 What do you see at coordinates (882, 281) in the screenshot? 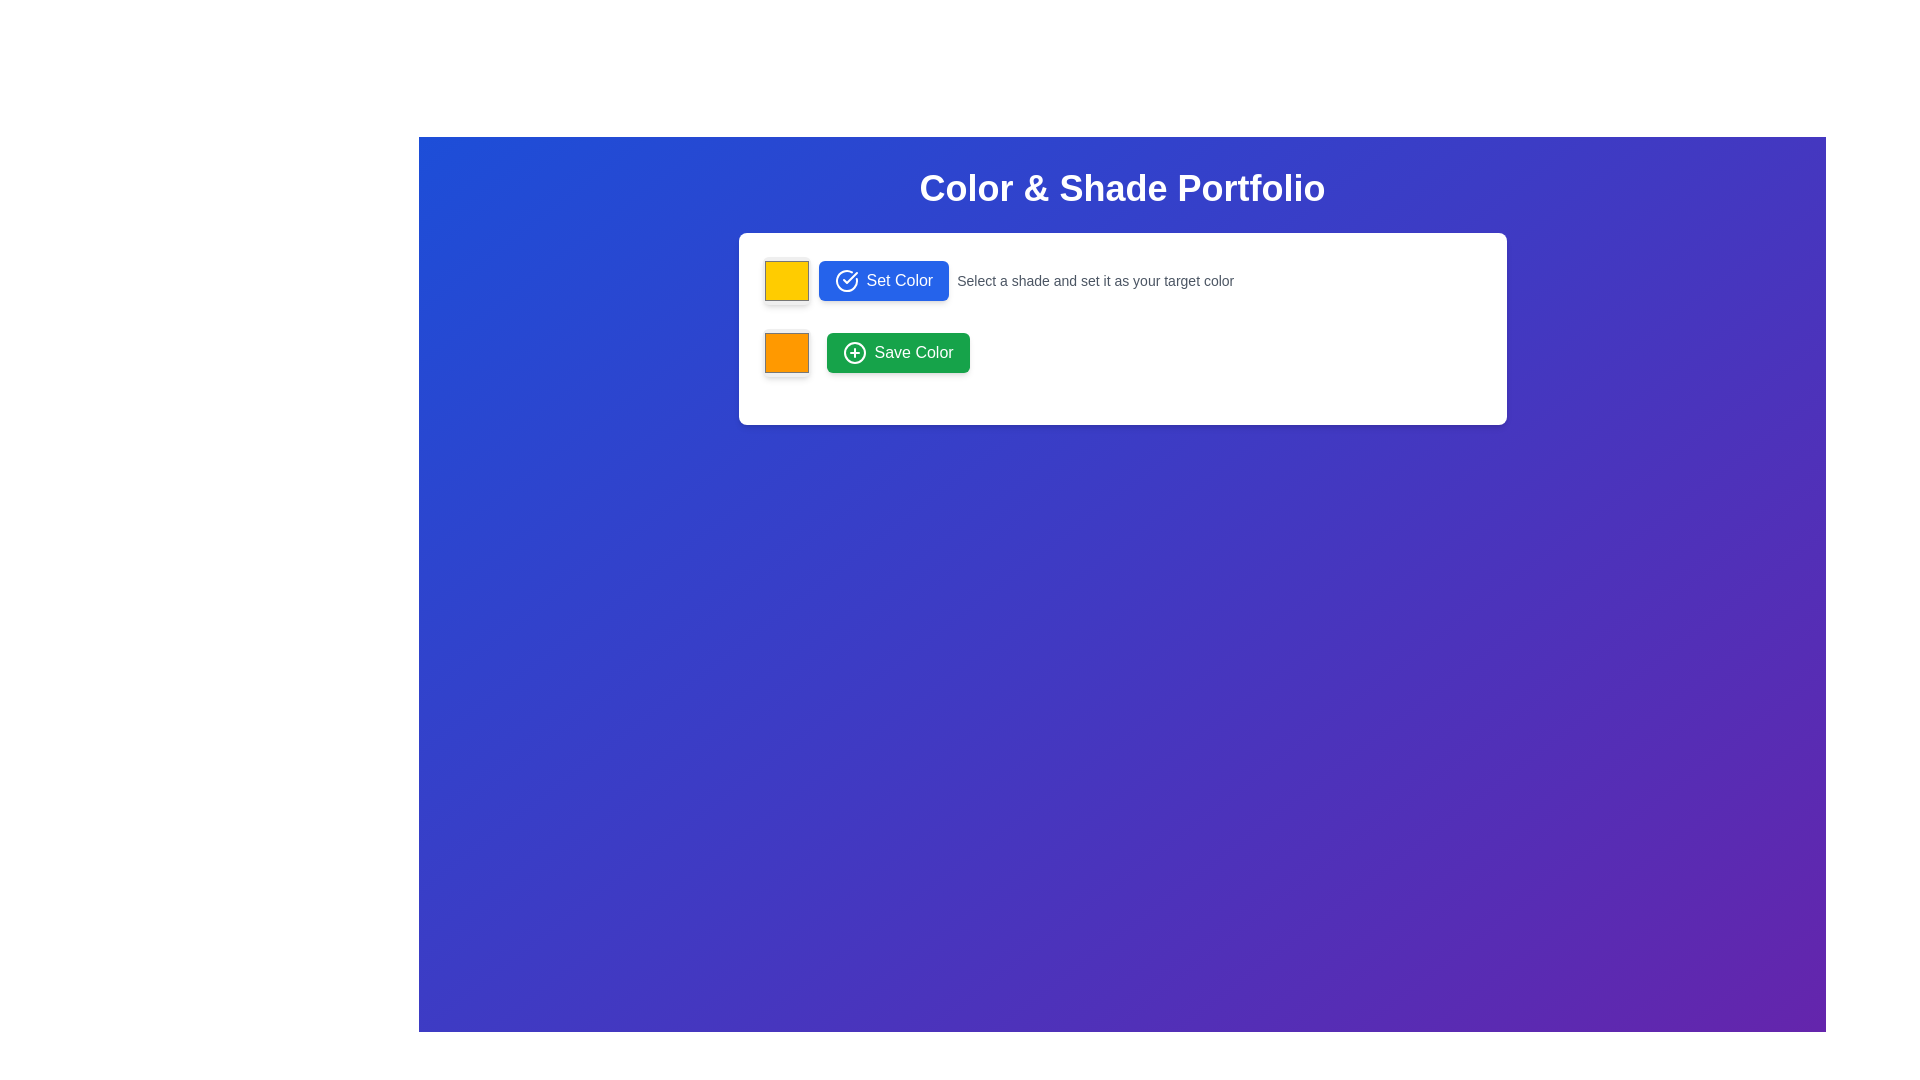
I see `the 'Set Color' button, which has a blue background and contains white text` at bounding box center [882, 281].